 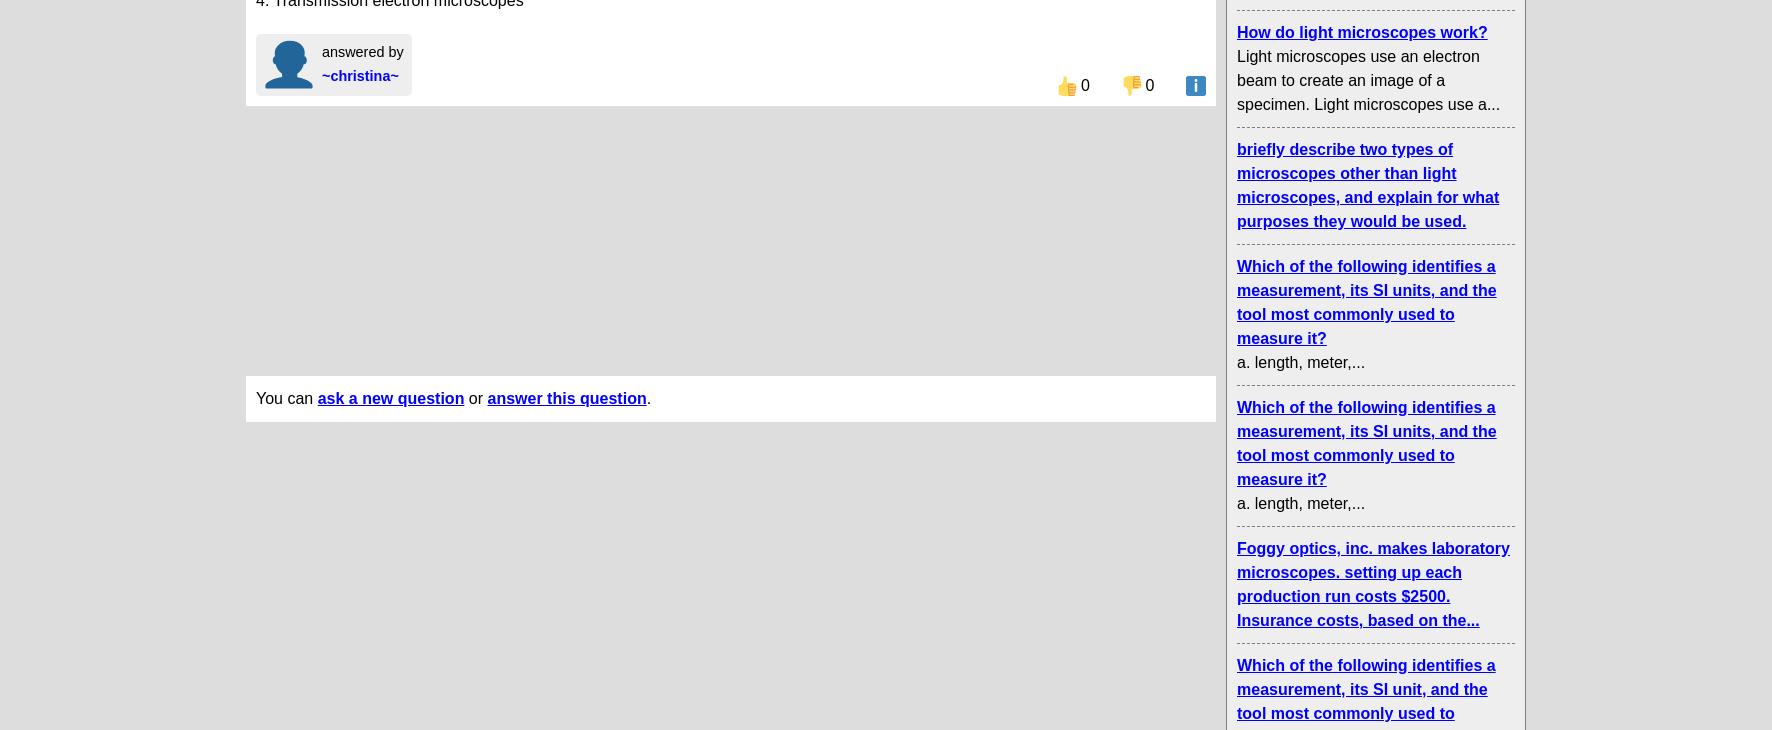 I want to click on 'briefly describe two types of microscopes other than light microscopes, and explain for what purposes they would be used.', so click(x=1366, y=185).